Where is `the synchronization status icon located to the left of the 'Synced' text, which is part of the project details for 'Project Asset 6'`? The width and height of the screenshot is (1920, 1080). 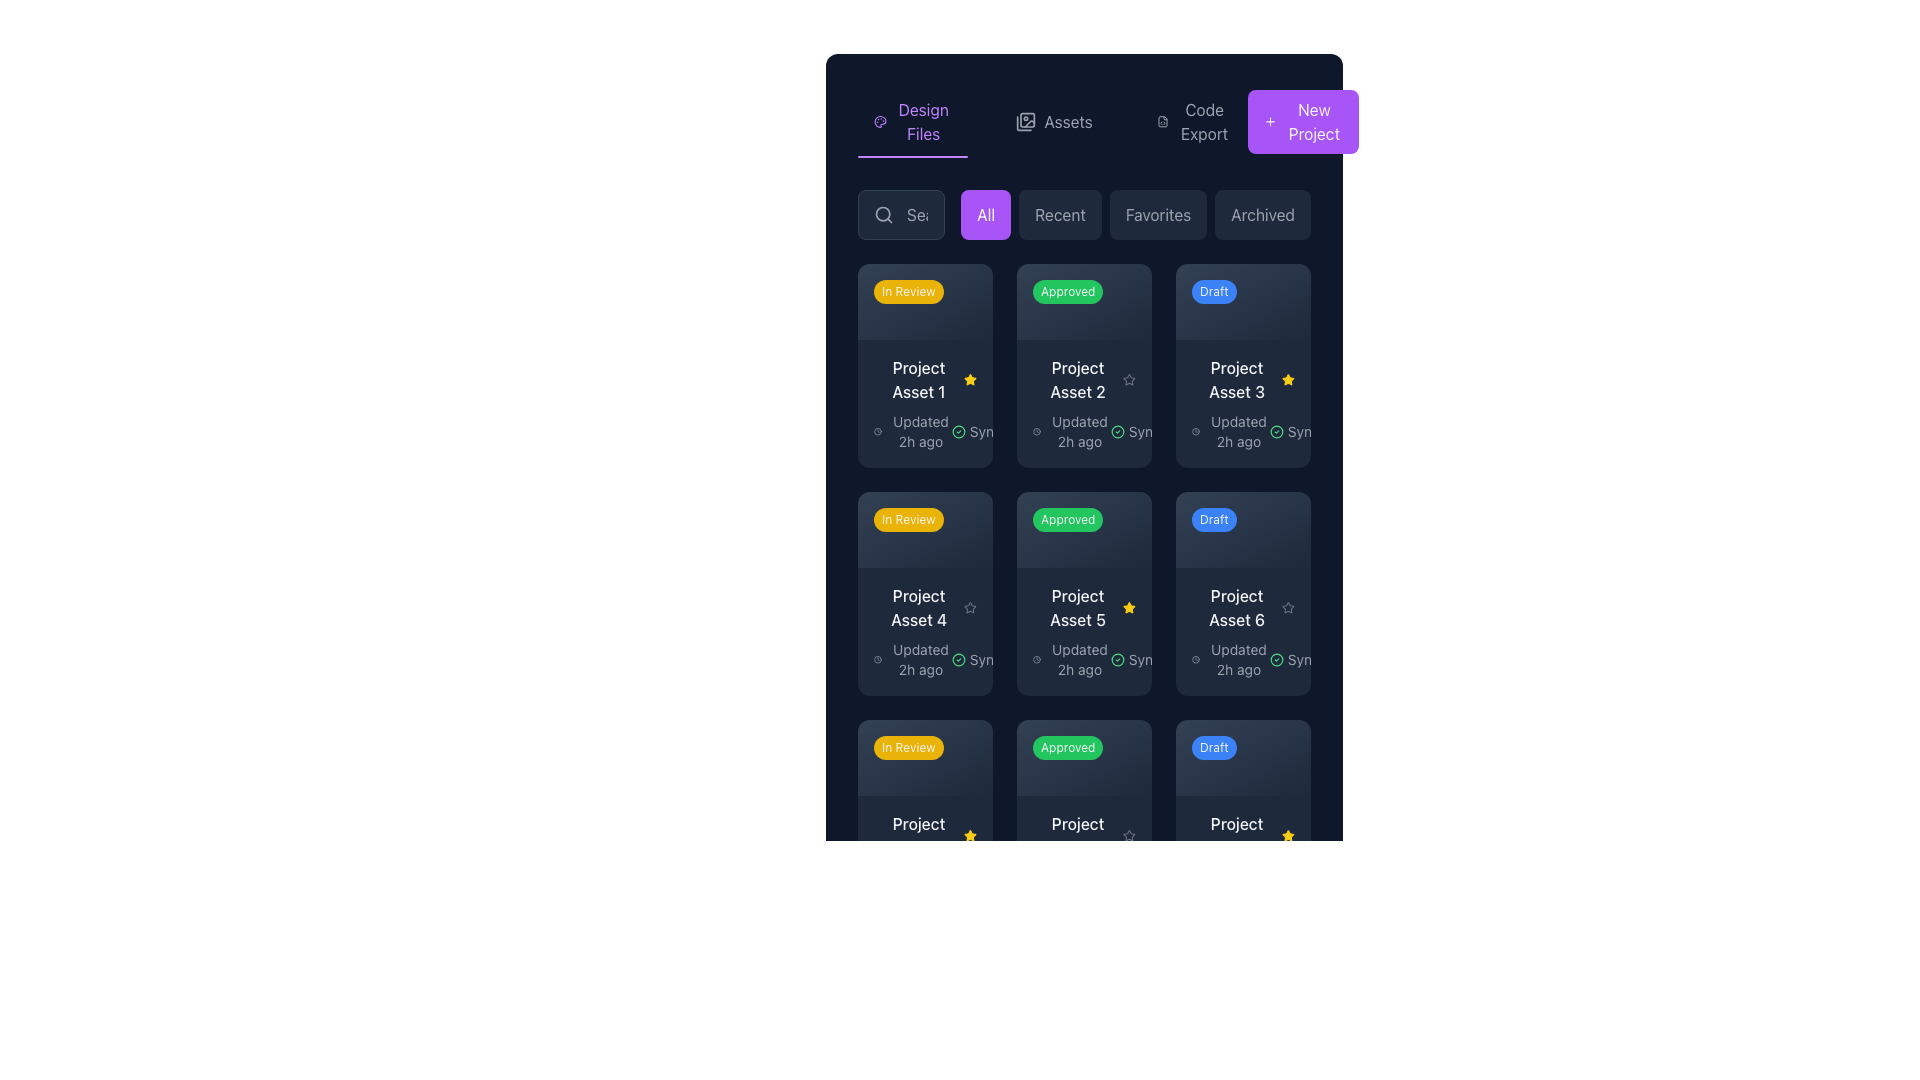 the synchronization status icon located to the left of the 'Synced' text, which is part of the project details for 'Project Asset 6' is located at coordinates (1275, 659).